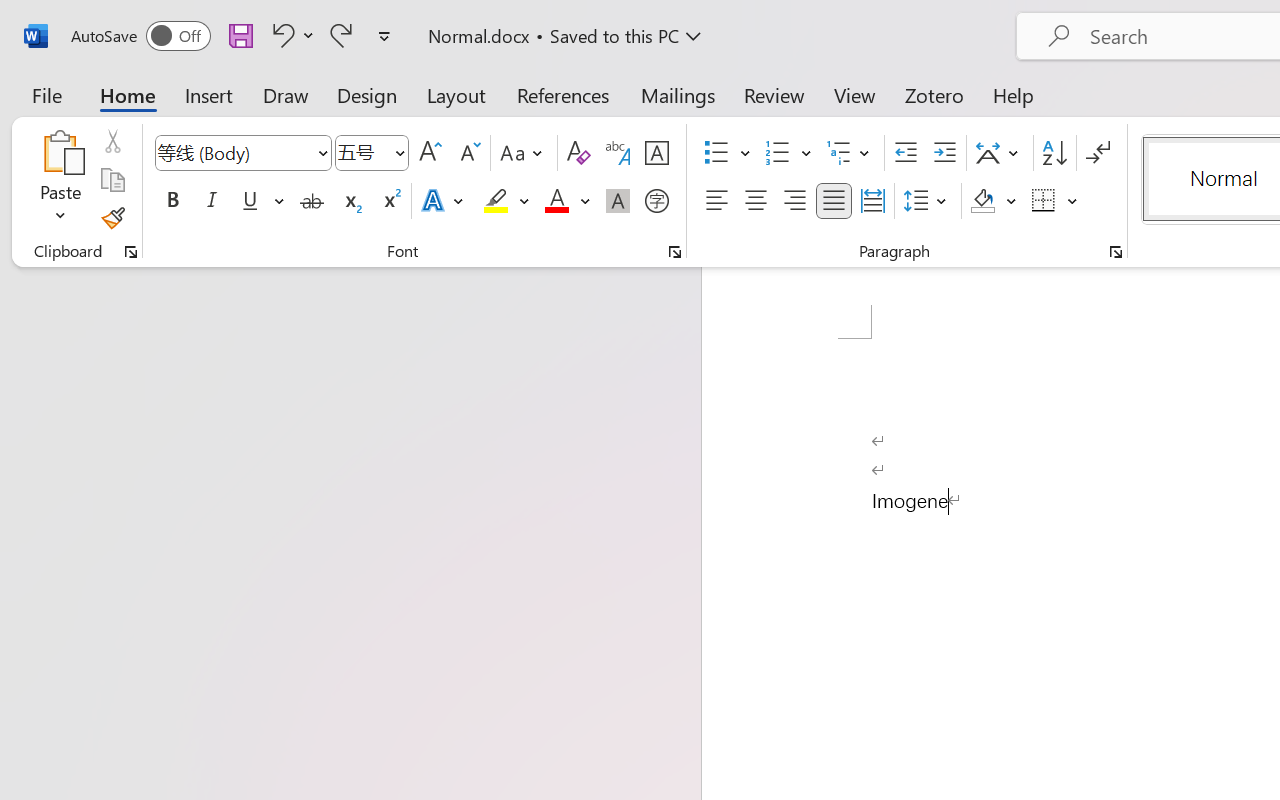 This screenshot has height=800, width=1280. Describe the element at coordinates (506, 201) in the screenshot. I see `'Text Highlight Color'` at that location.